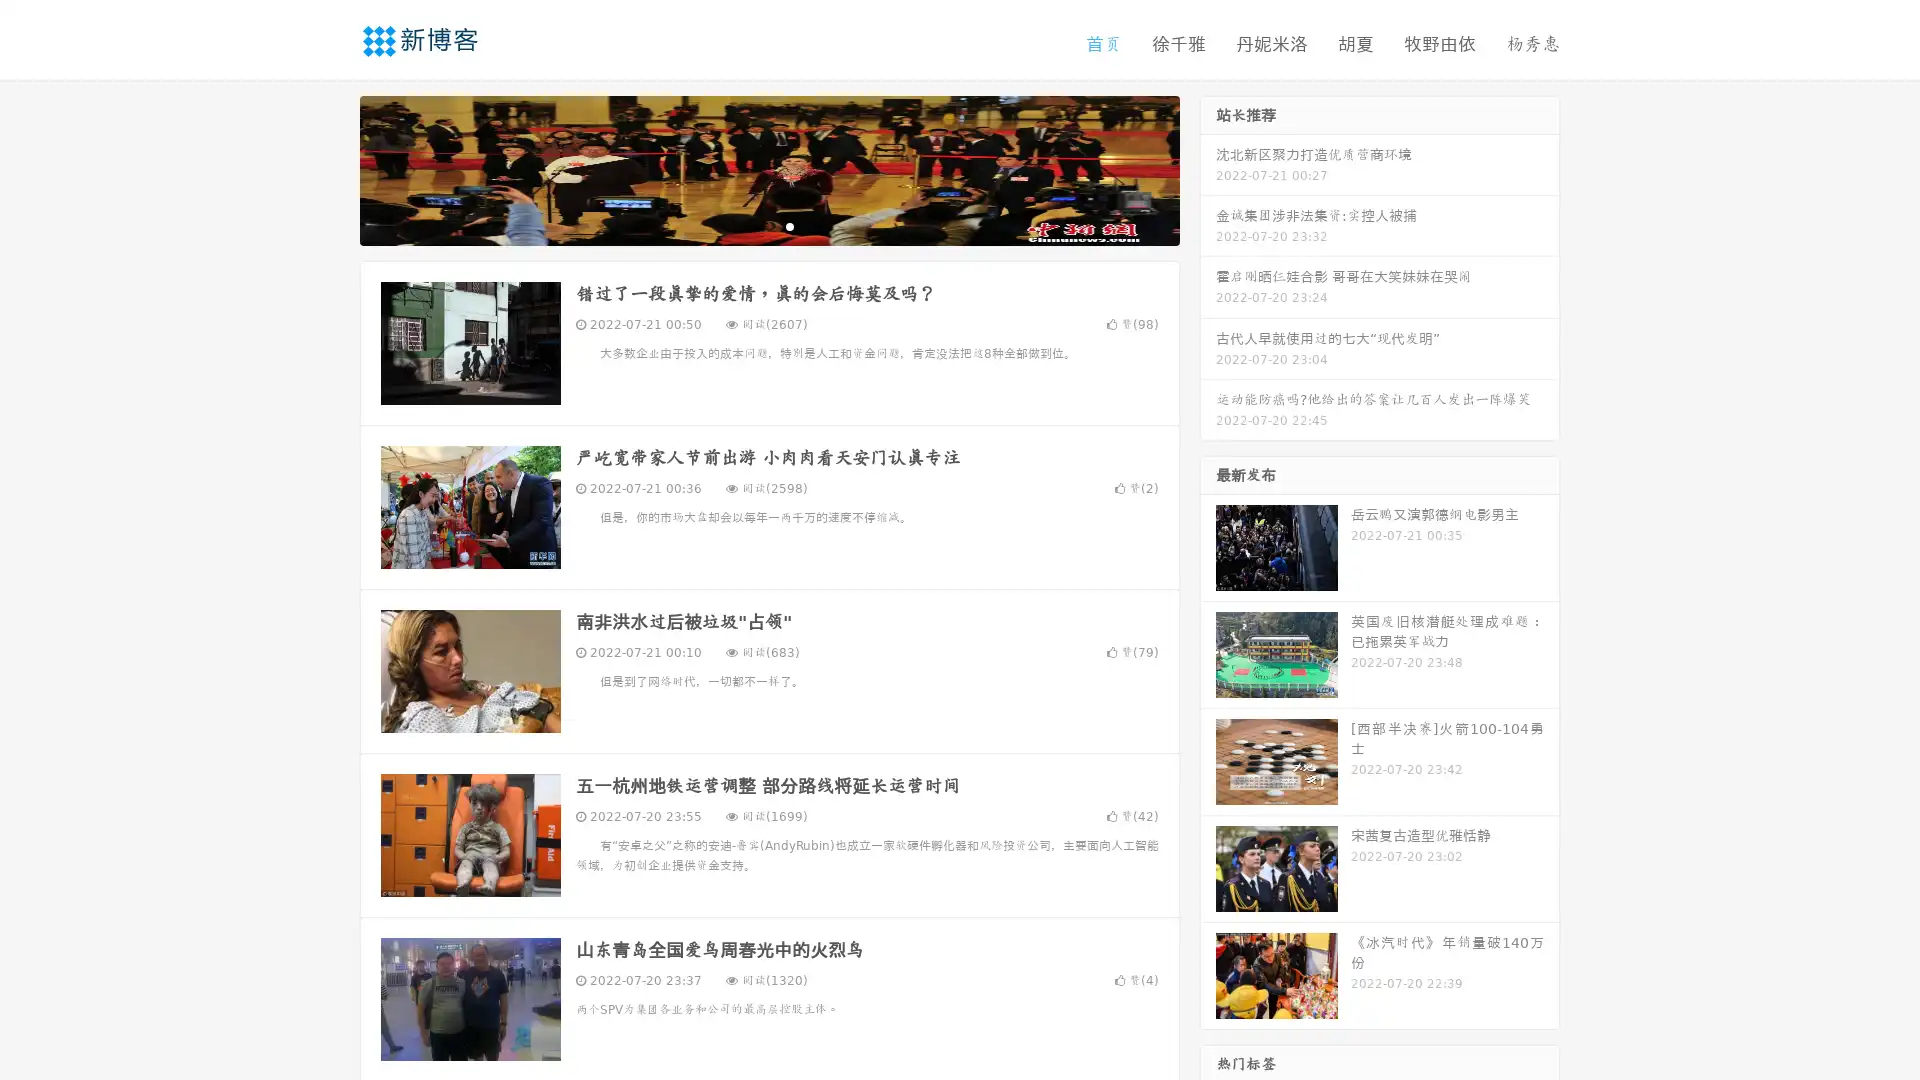 Image resolution: width=1920 pixels, height=1080 pixels. I want to click on Previous slide, so click(330, 168).